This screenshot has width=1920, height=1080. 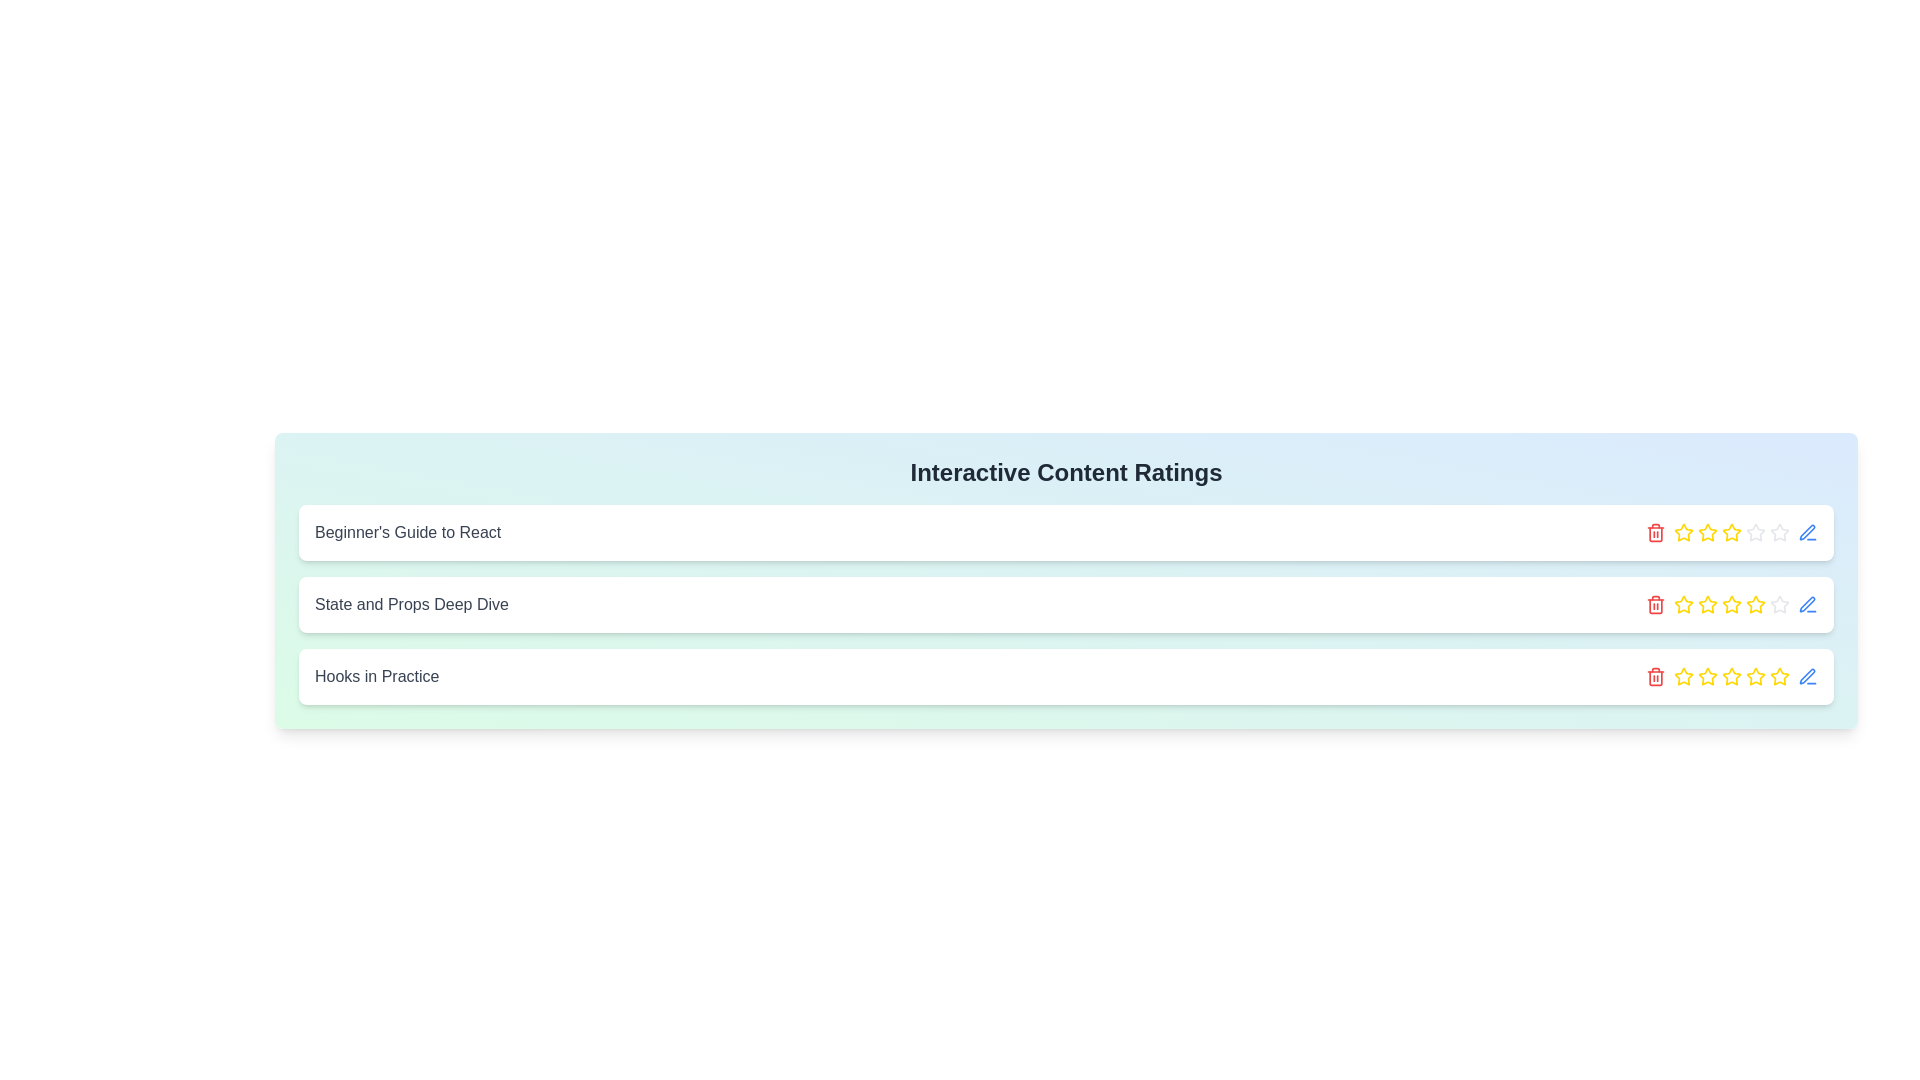 What do you see at coordinates (1683, 603) in the screenshot?
I see `the third rating star icon, which is golden-yellow and part of a rating interface, located next to the title 'State and Props Deep Dive' to bring up a context menu` at bounding box center [1683, 603].